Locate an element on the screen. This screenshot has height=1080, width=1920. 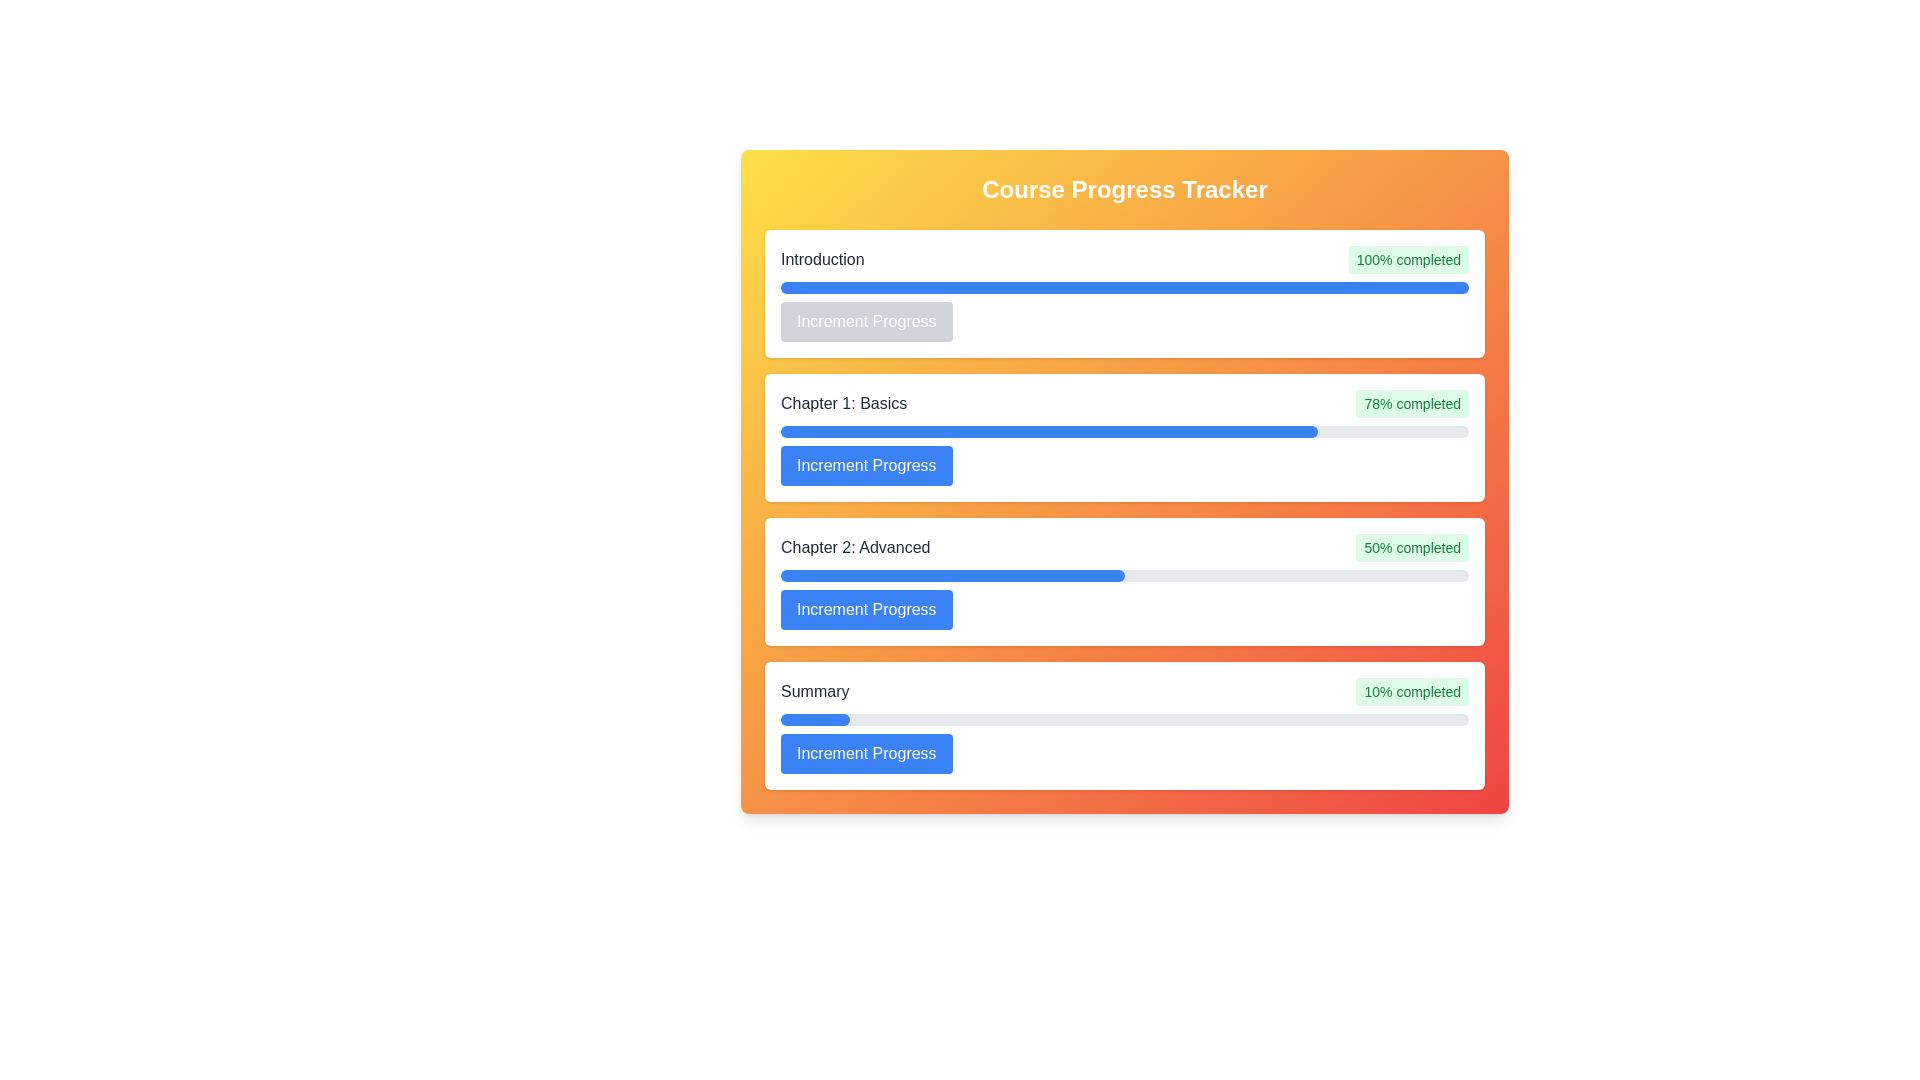
the blue portion of the progress bar under the 'Summary' section, which indicates progress visually but does not allow for direct user interaction is located at coordinates (815, 720).